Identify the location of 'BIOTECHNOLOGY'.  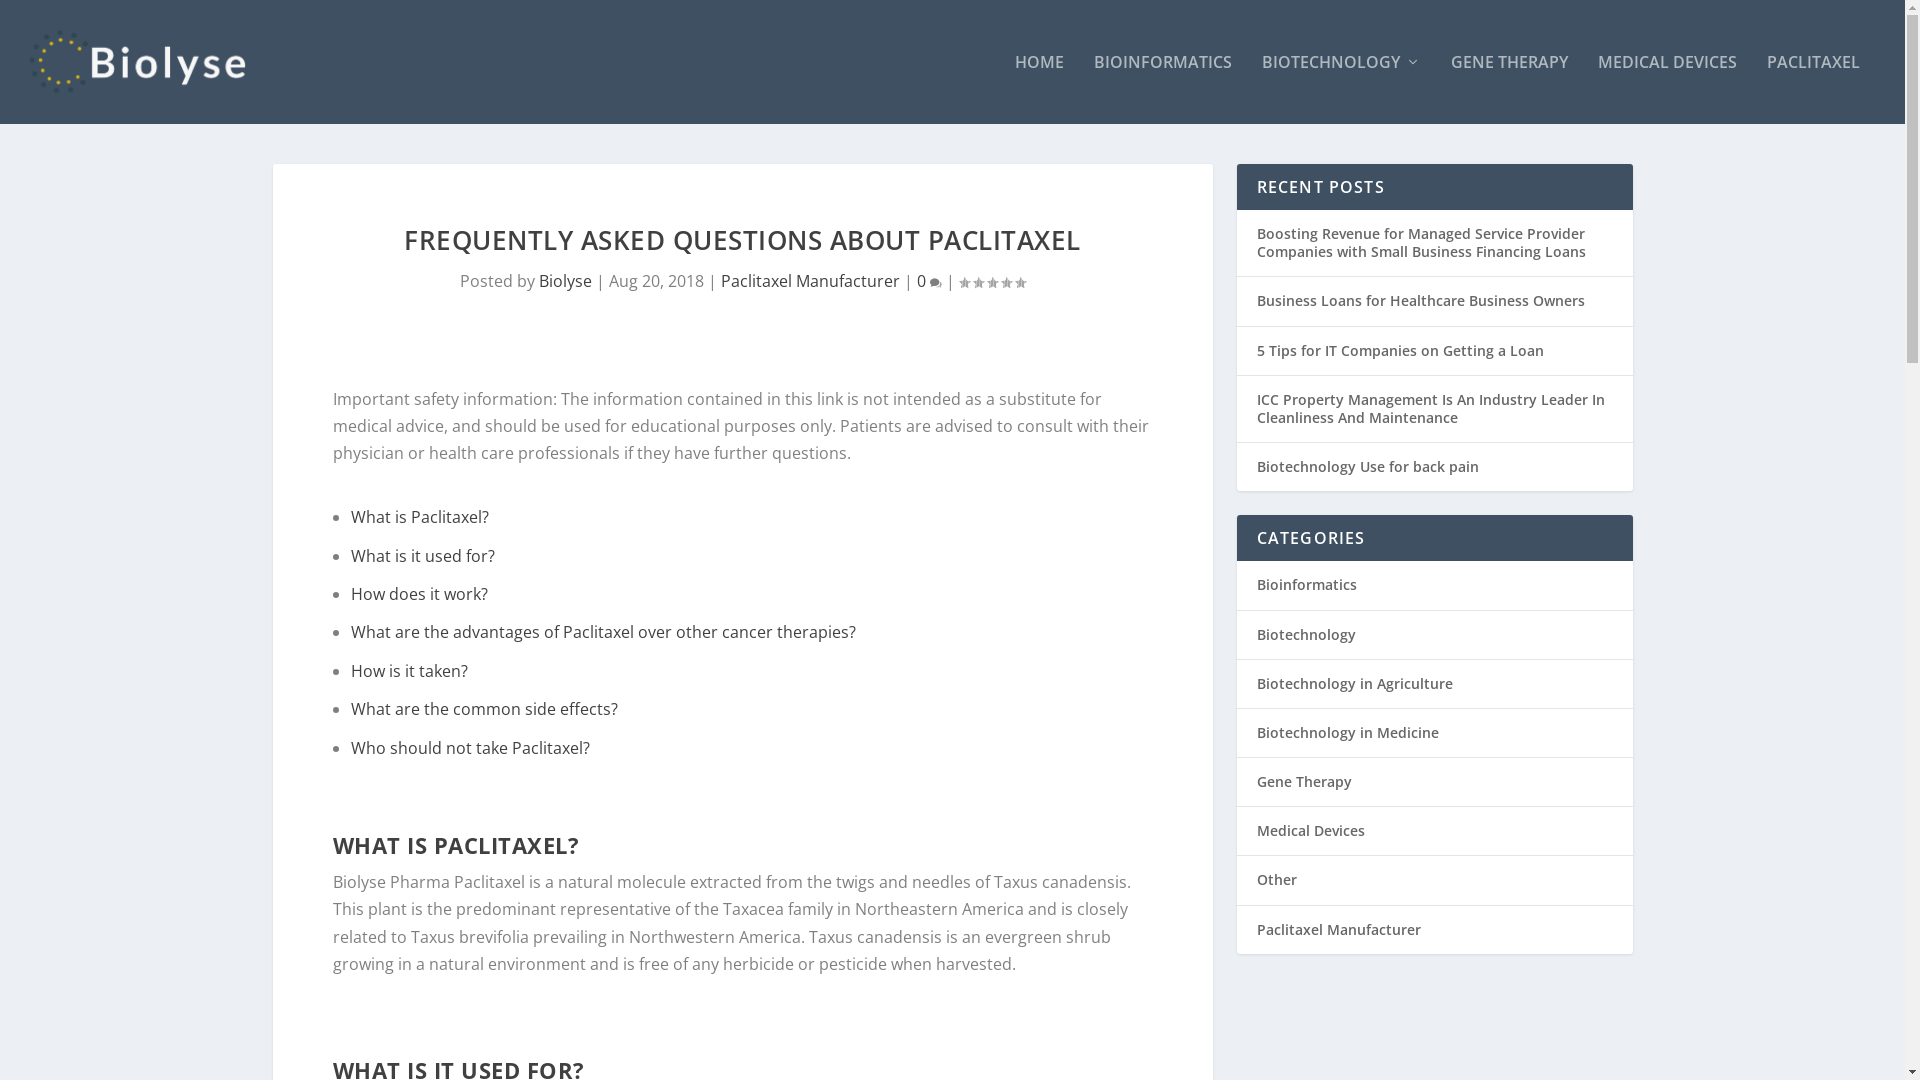
(1341, 87).